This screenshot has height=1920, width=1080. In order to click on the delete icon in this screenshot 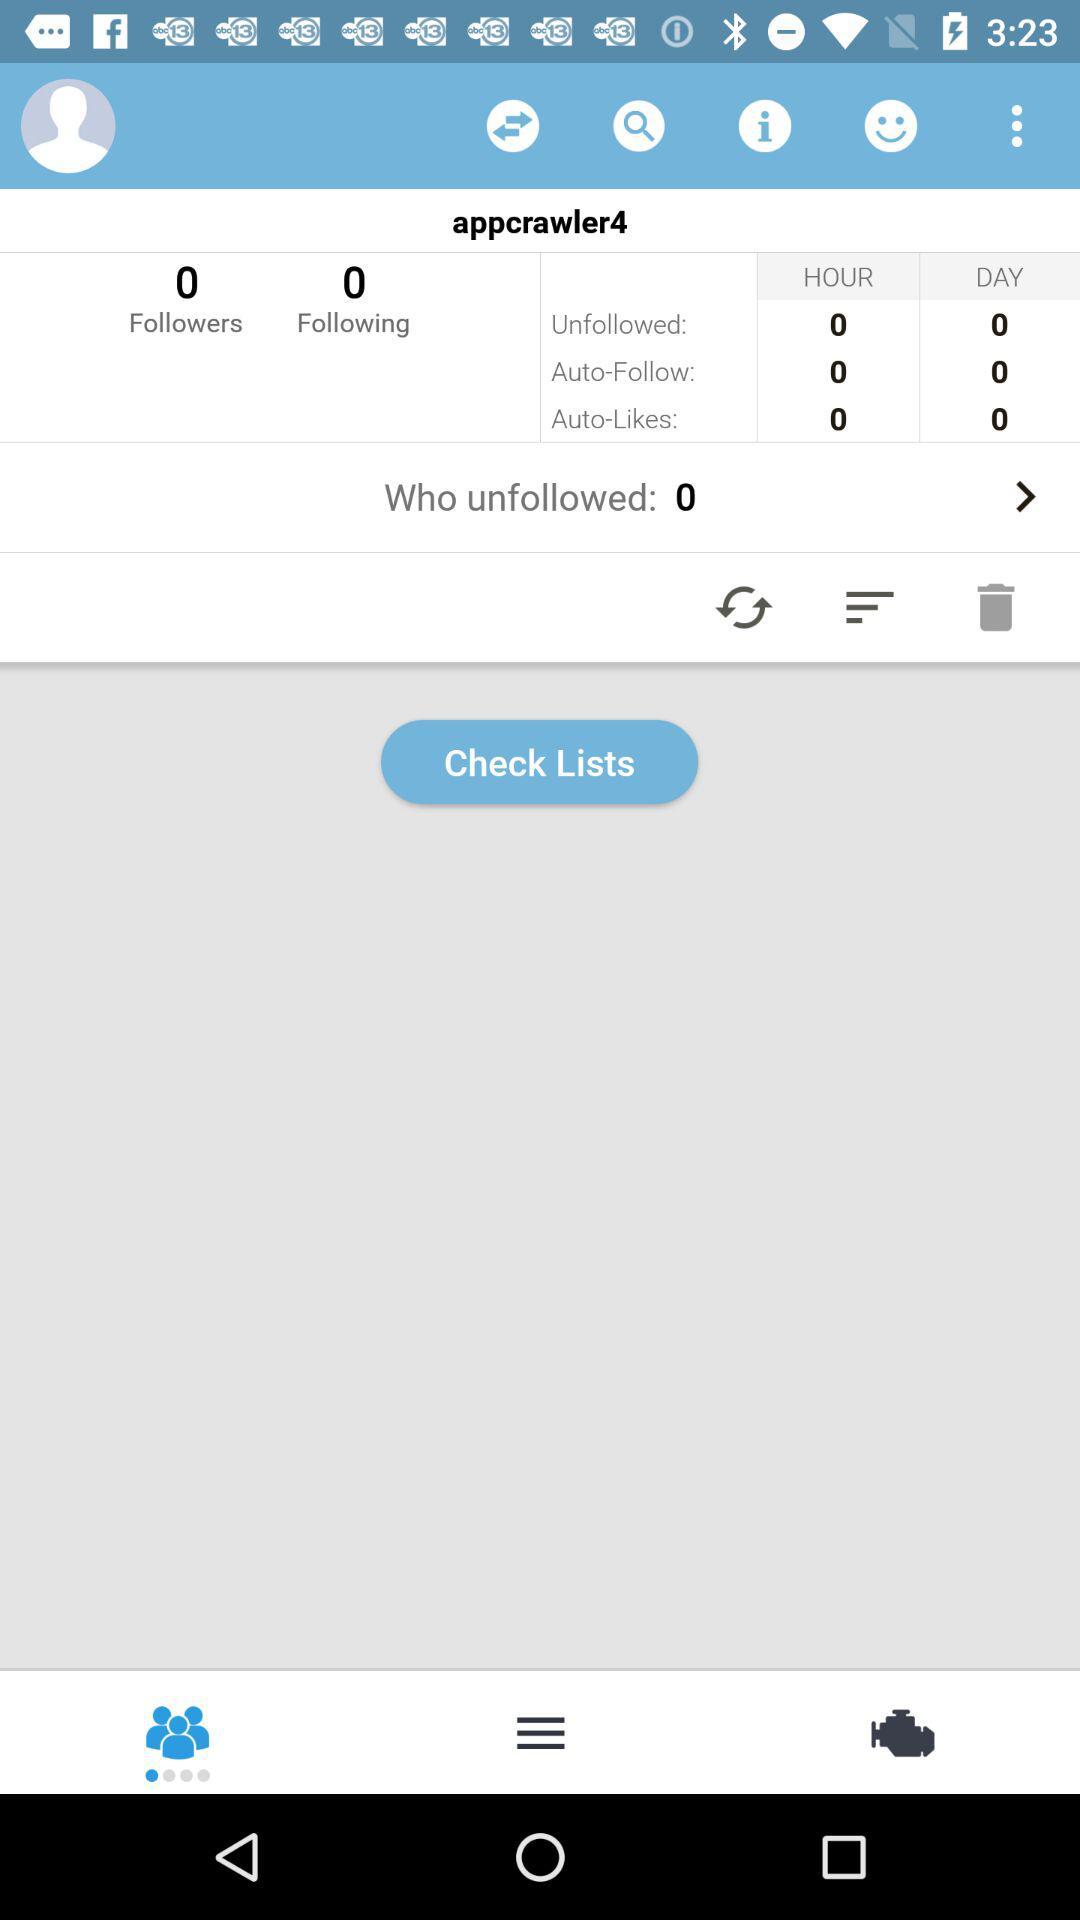, I will do `click(995, 606)`.